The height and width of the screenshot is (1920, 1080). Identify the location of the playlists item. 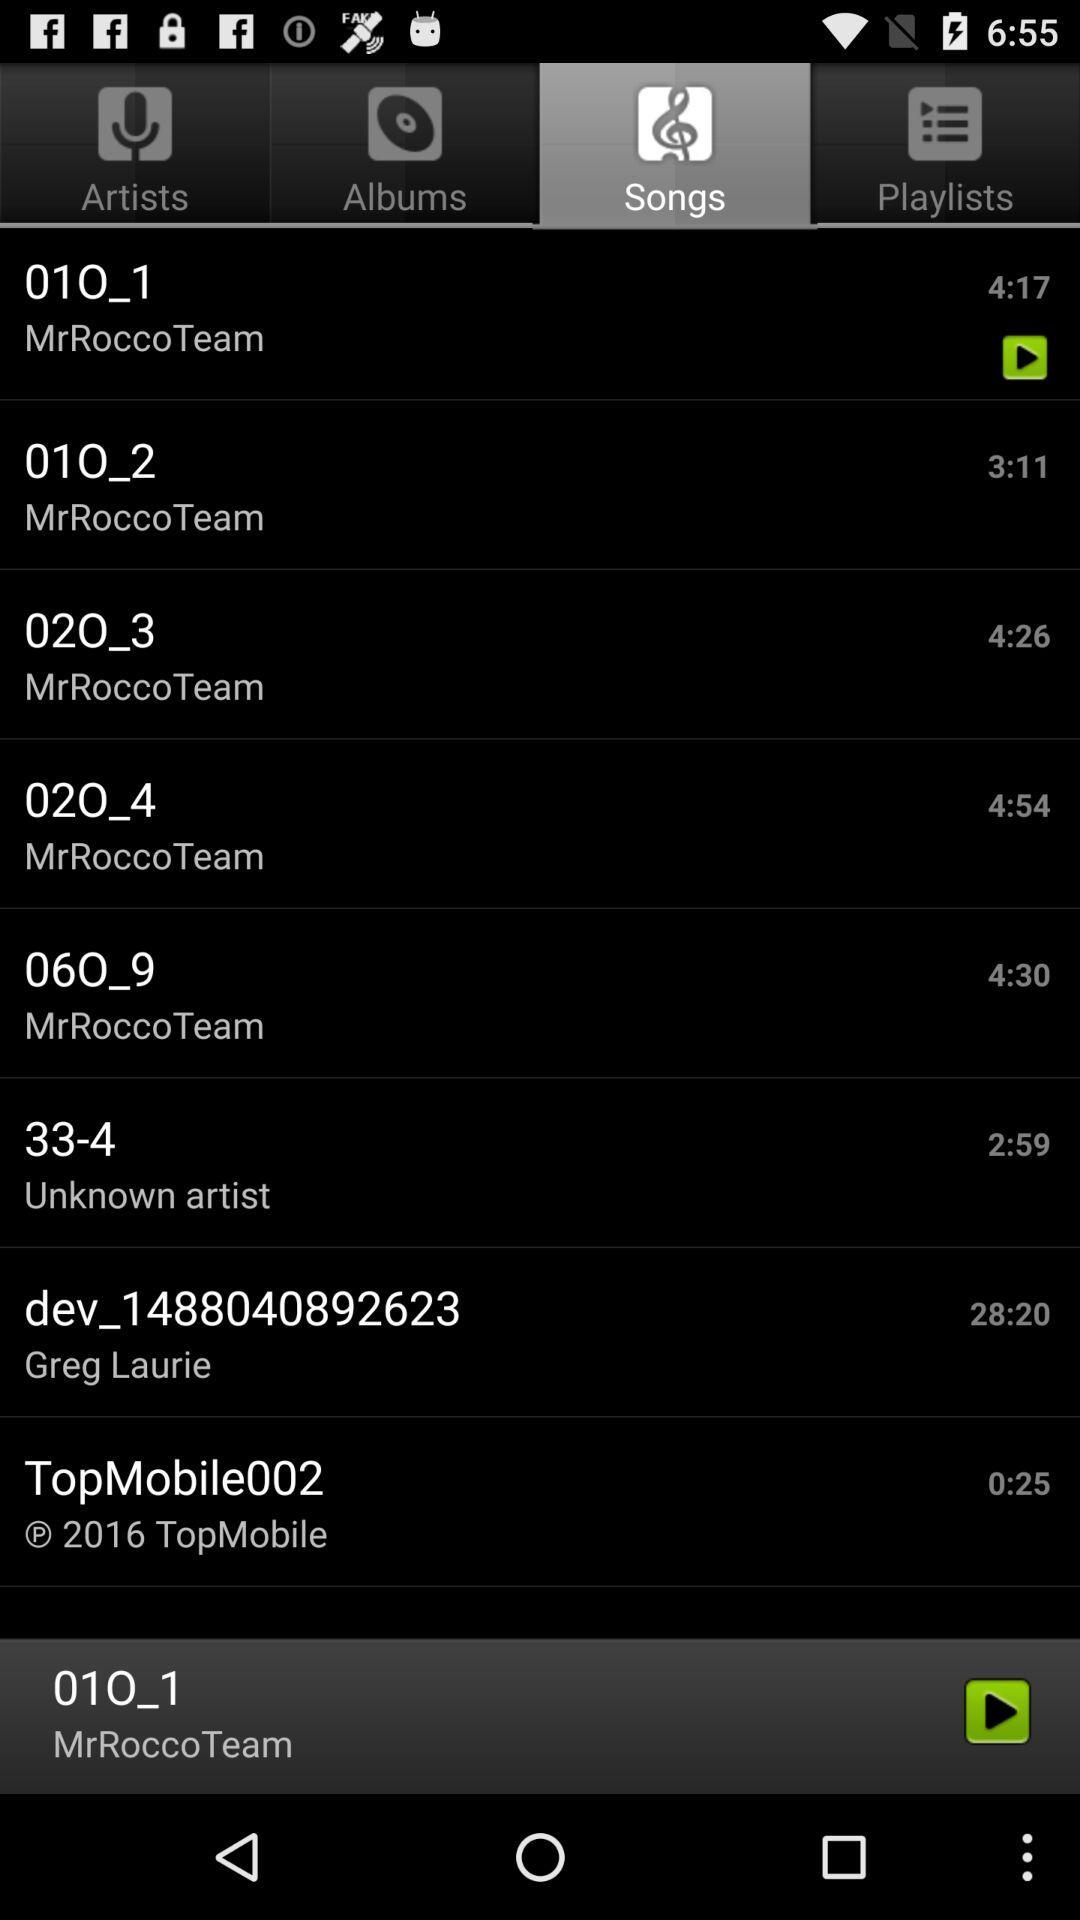
(941, 146).